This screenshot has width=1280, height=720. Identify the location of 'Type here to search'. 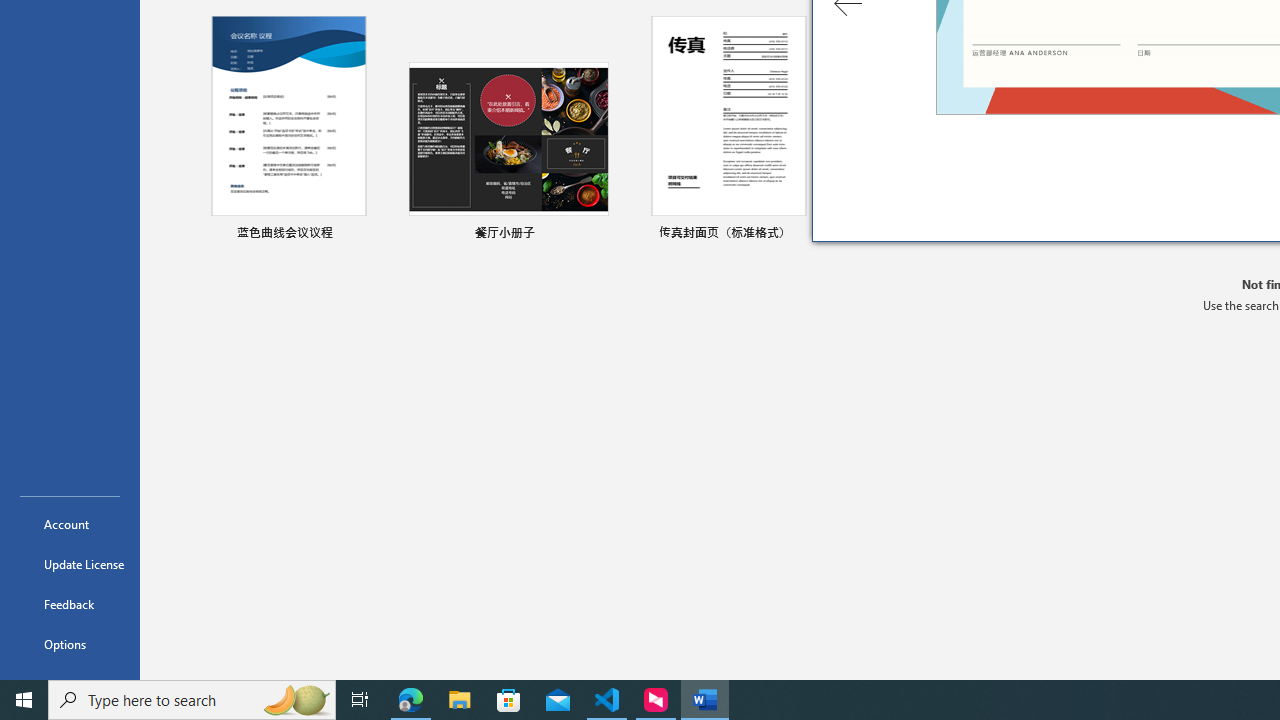
(192, 698).